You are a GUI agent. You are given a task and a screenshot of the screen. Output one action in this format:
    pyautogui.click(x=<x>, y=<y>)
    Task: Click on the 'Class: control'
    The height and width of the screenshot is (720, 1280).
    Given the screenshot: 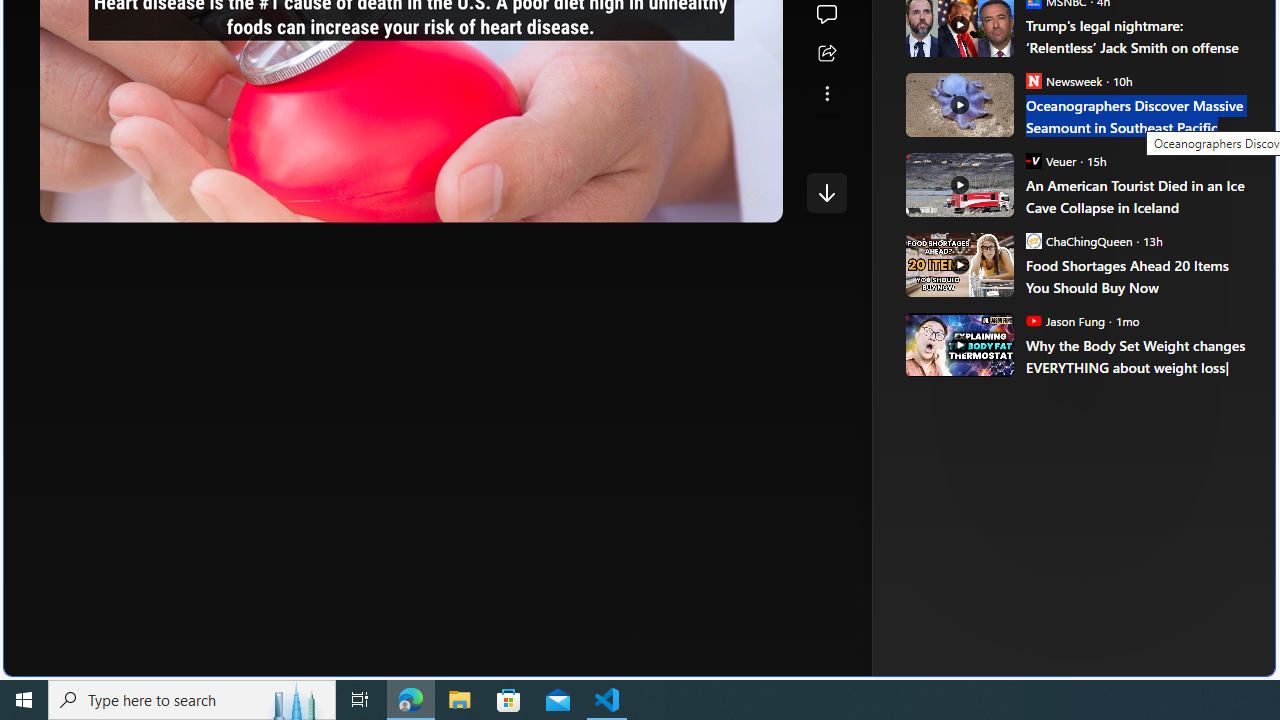 What is the action you would take?
    pyautogui.click(x=826, y=192)
    